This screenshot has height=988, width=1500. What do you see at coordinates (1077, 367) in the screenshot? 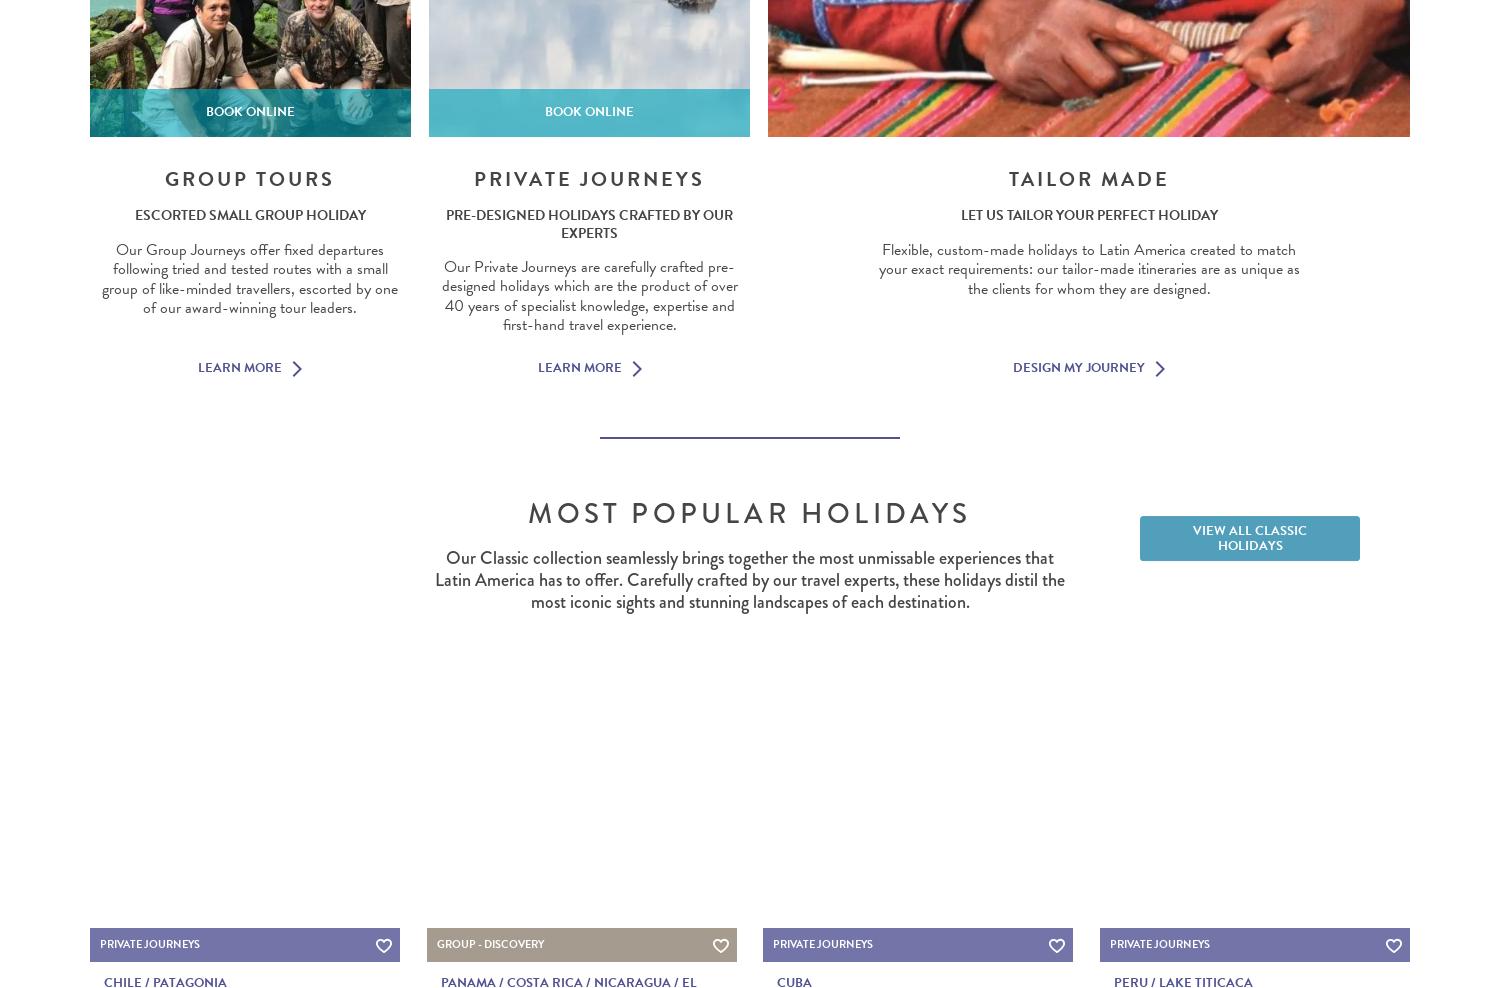
I see `'Design my journey'` at bounding box center [1077, 367].